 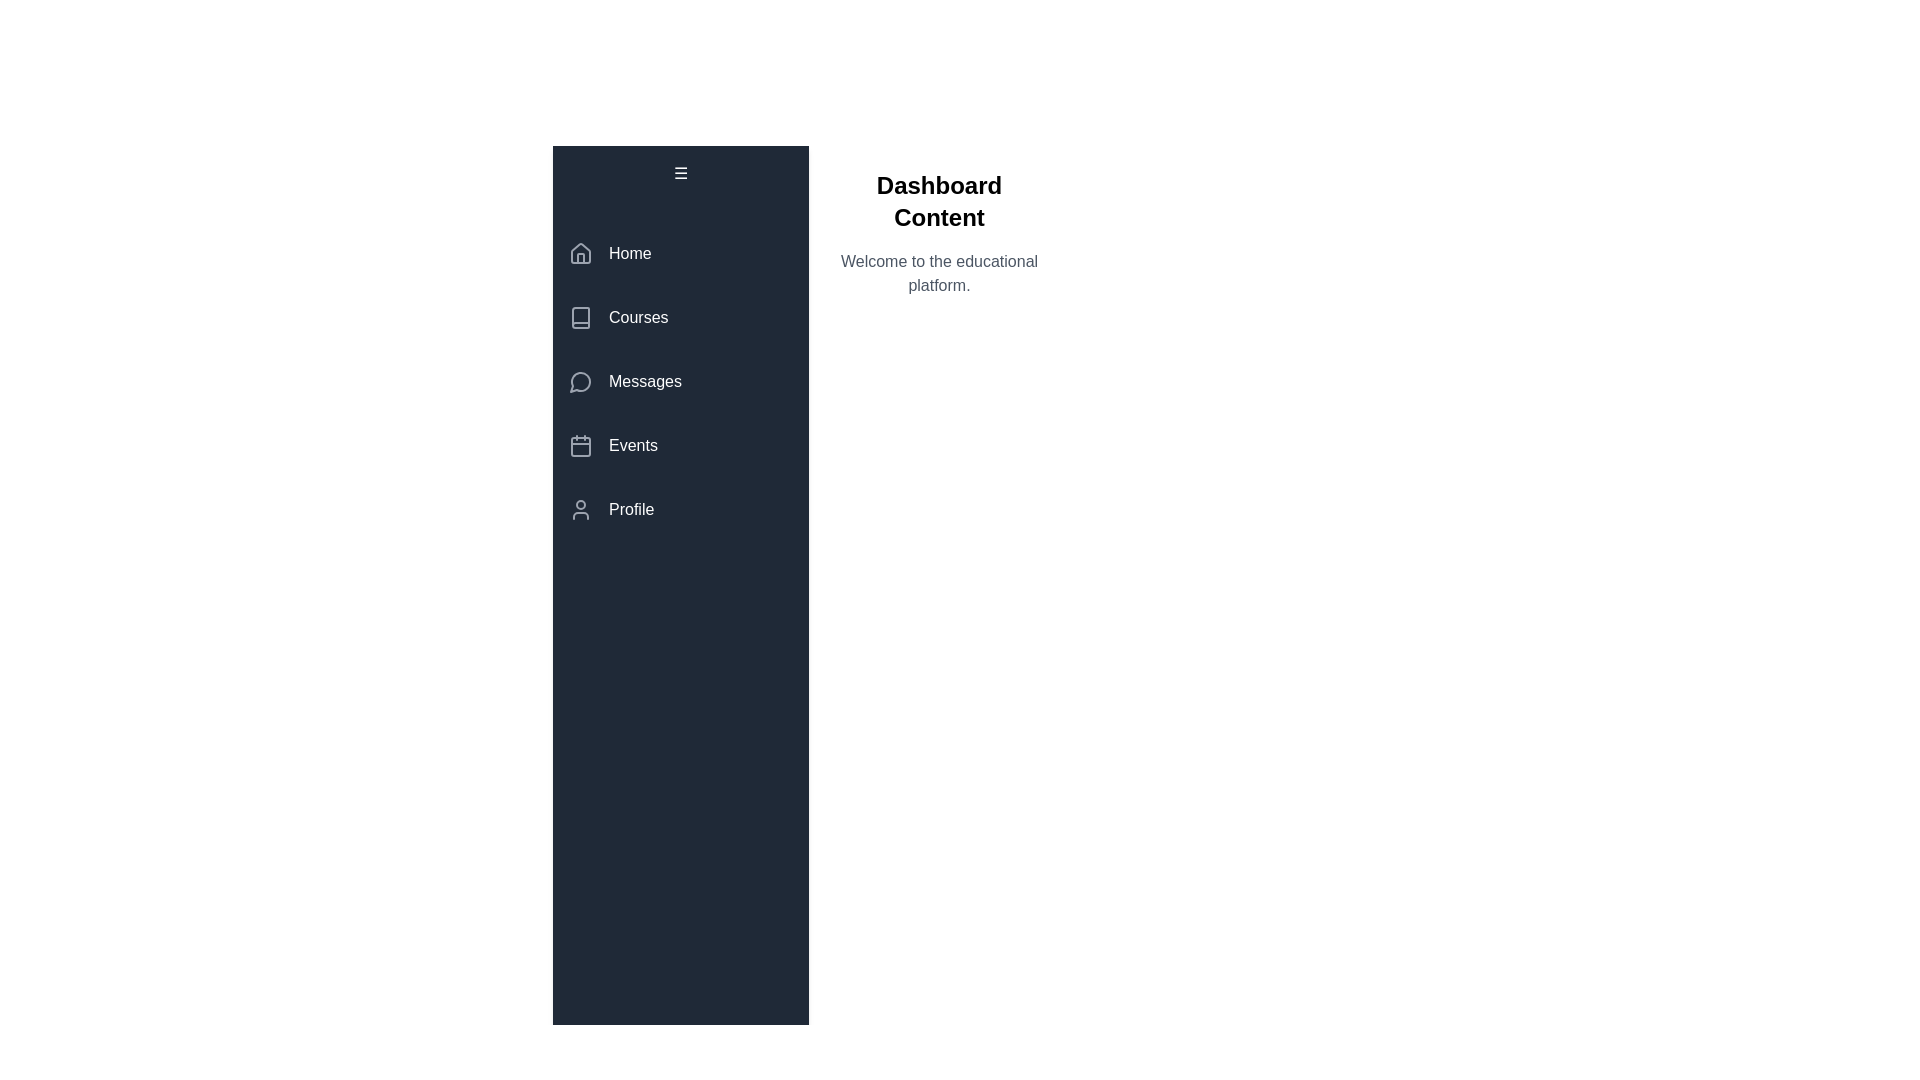 I want to click on the menu item labeled Courses by clicking on it, so click(x=681, y=316).